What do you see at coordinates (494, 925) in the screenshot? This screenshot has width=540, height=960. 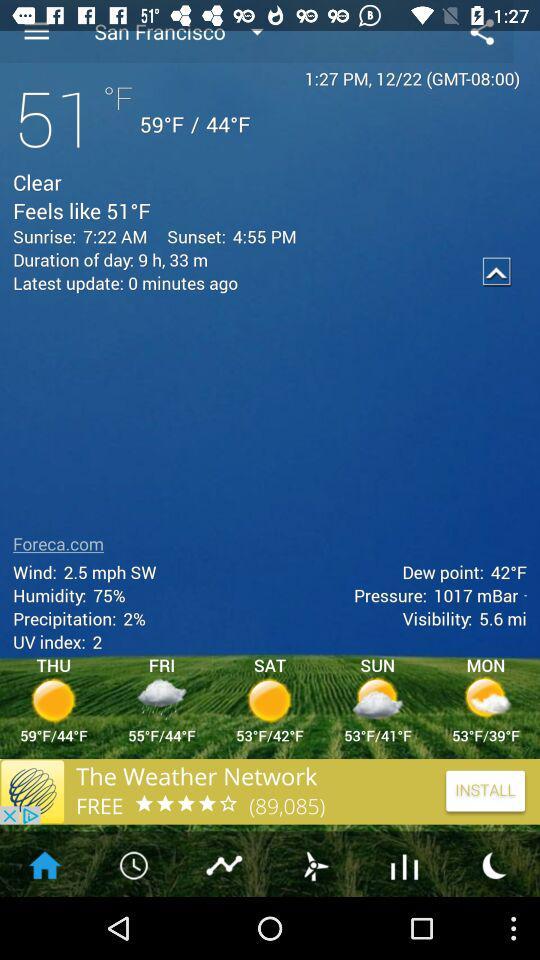 I see `the weather icon` at bounding box center [494, 925].